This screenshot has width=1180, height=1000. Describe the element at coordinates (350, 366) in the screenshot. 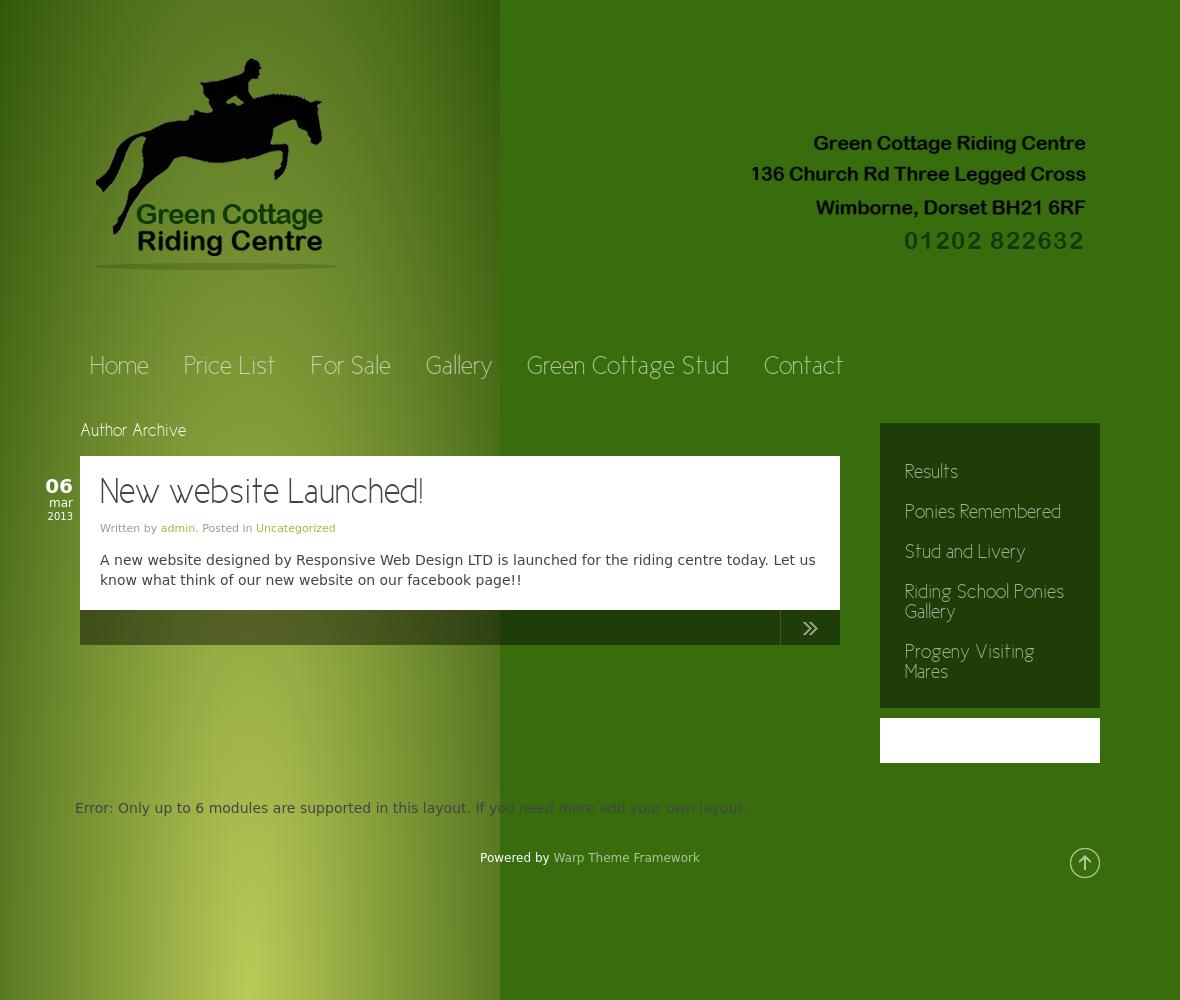

I see `'For Sale'` at that location.